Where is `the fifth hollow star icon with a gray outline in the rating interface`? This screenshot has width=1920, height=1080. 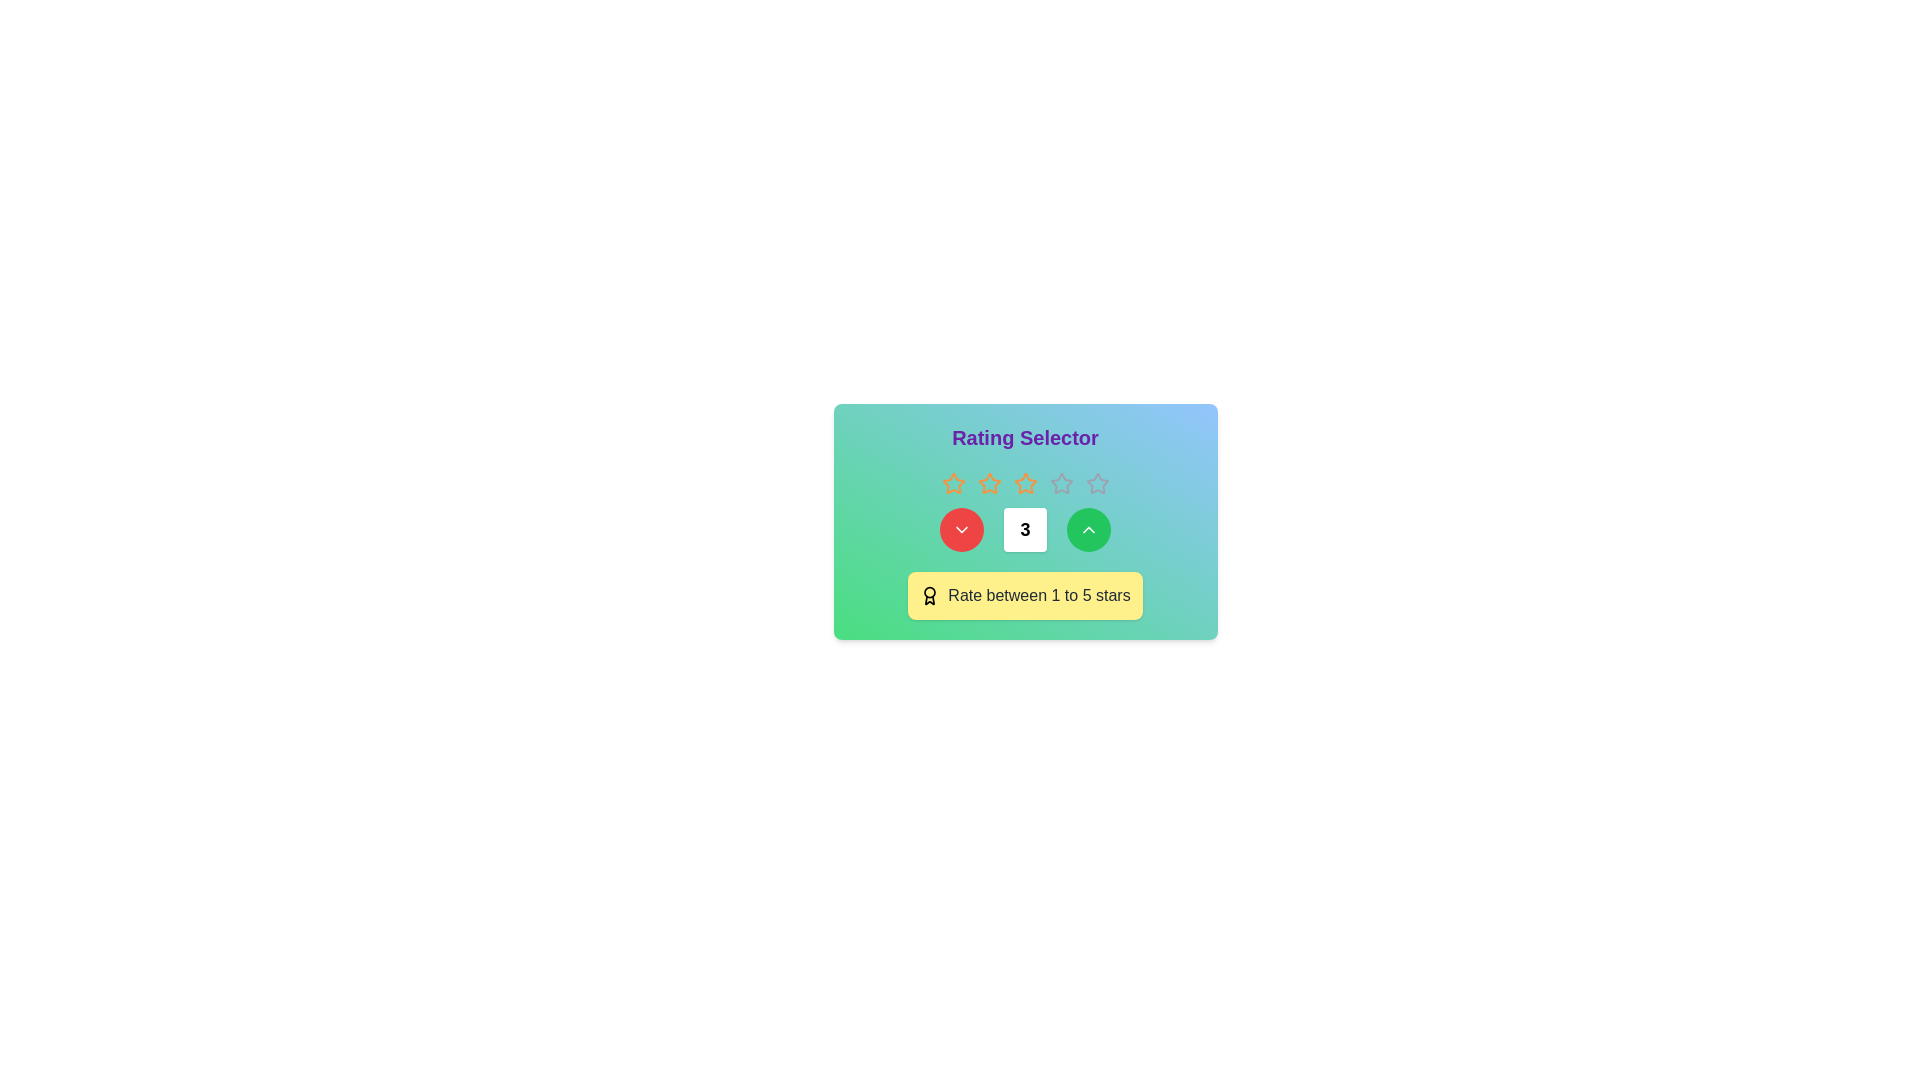
the fifth hollow star icon with a gray outline in the rating interface is located at coordinates (1096, 482).